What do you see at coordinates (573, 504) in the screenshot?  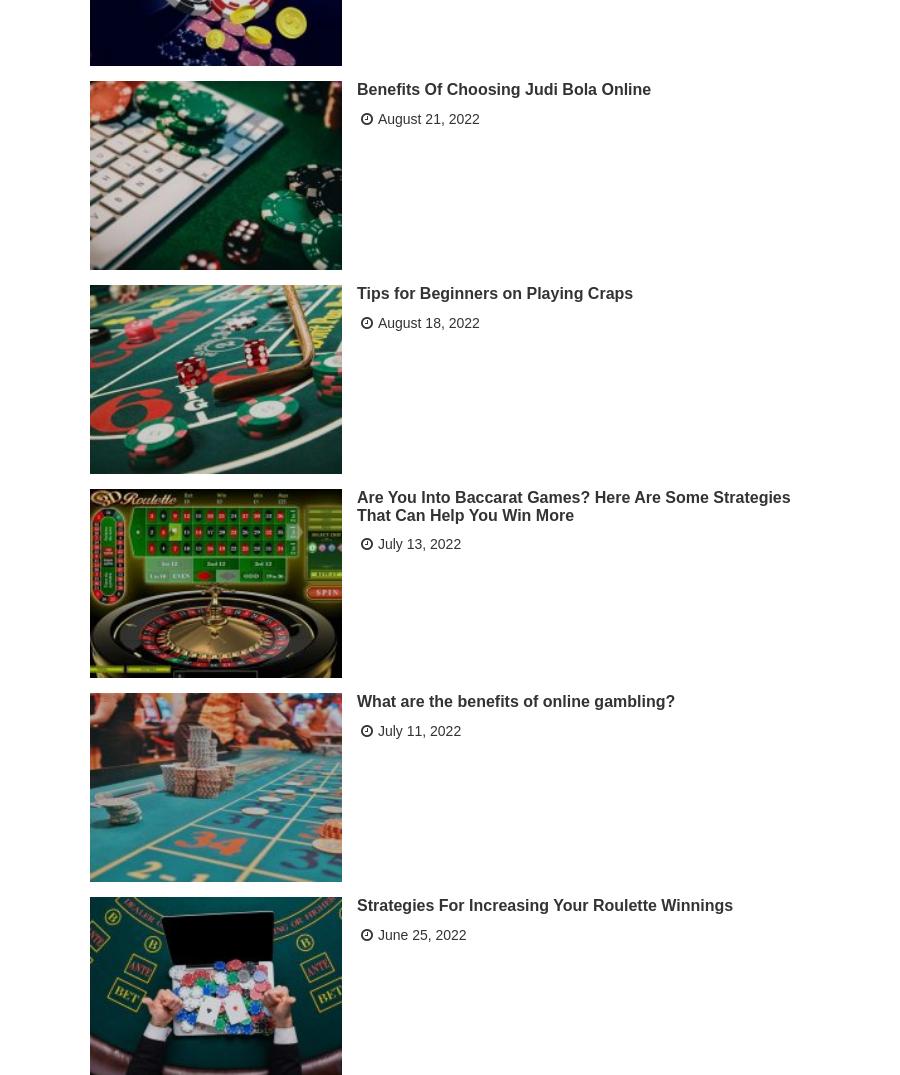 I see `'Are You Into Baccarat Games? Here Are Some Strategies That Can Help You Win More'` at bounding box center [573, 504].